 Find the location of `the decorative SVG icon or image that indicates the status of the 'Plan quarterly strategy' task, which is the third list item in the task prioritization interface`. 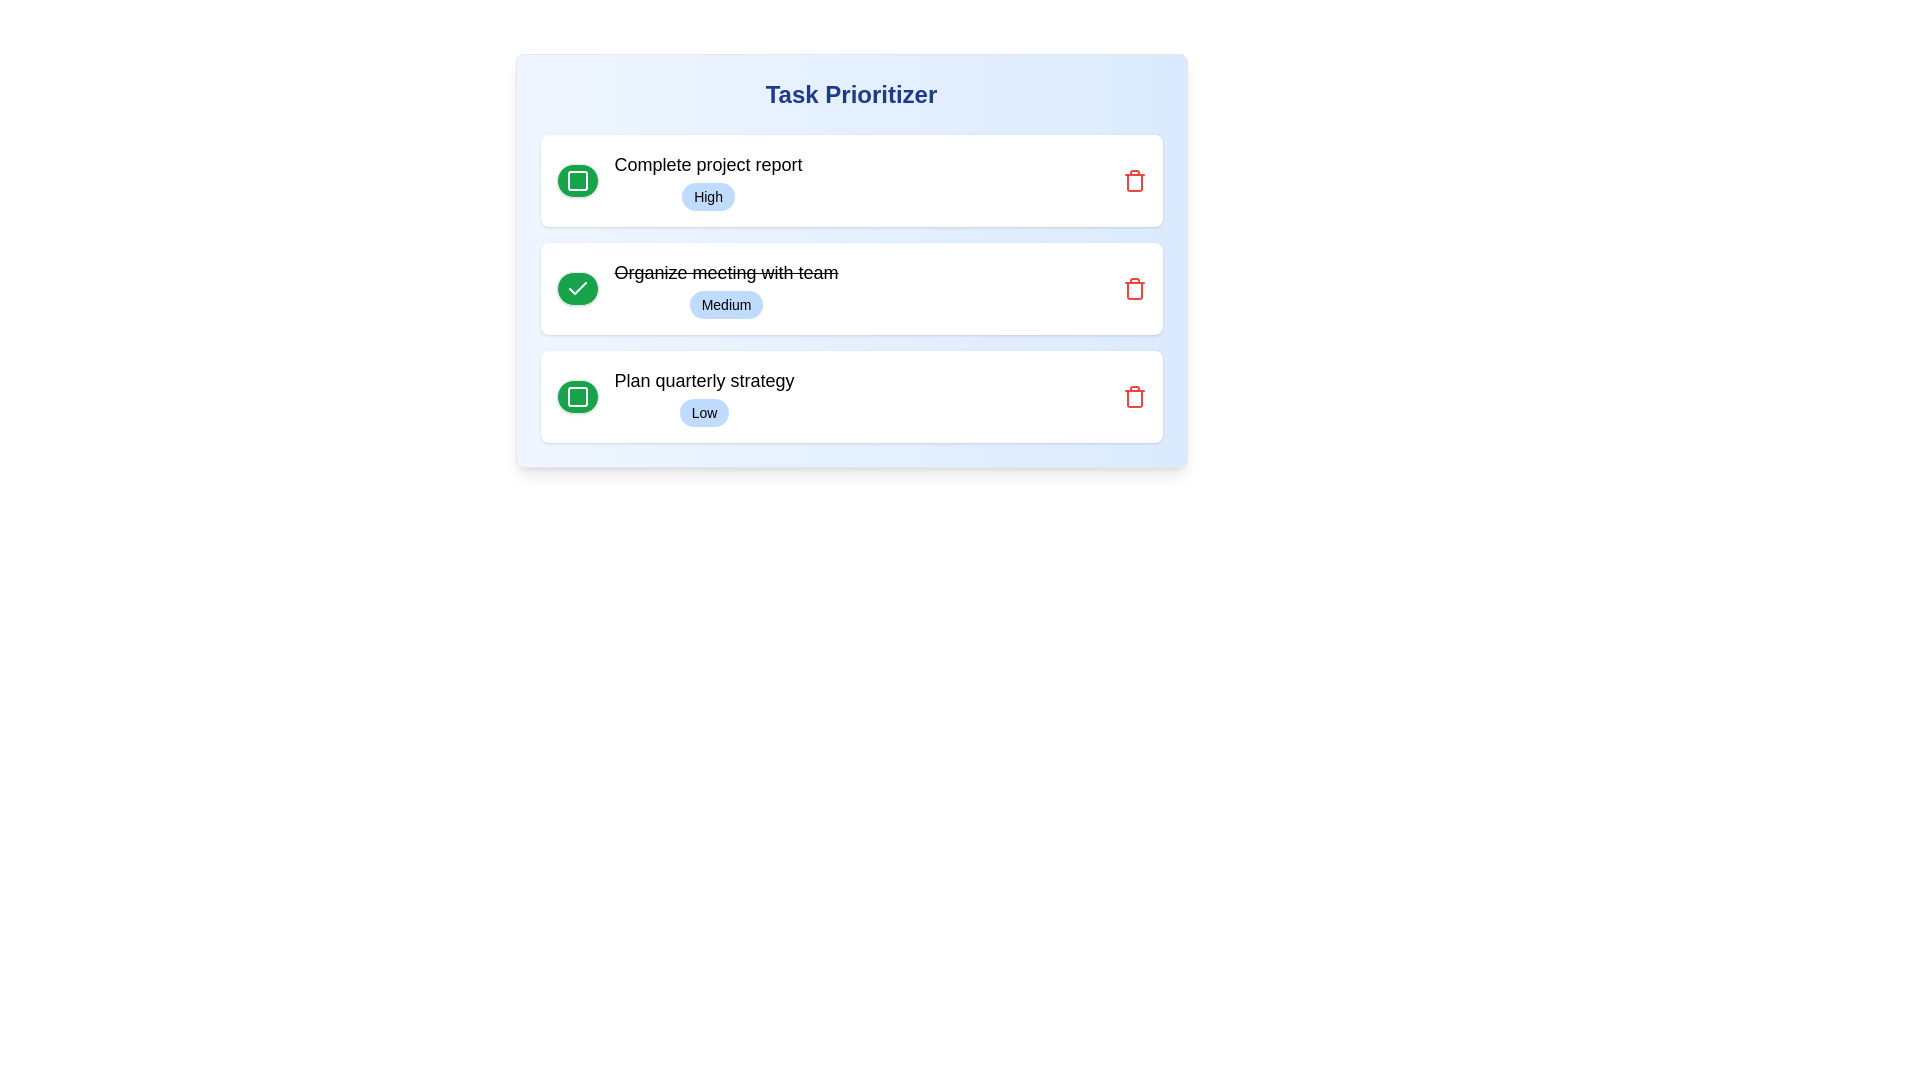

the decorative SVG icon or image that indicates the status of the 'Plan quarterly strategy' task, which is the third list item in the task prioritization interface is located at coordinates (576, 397).